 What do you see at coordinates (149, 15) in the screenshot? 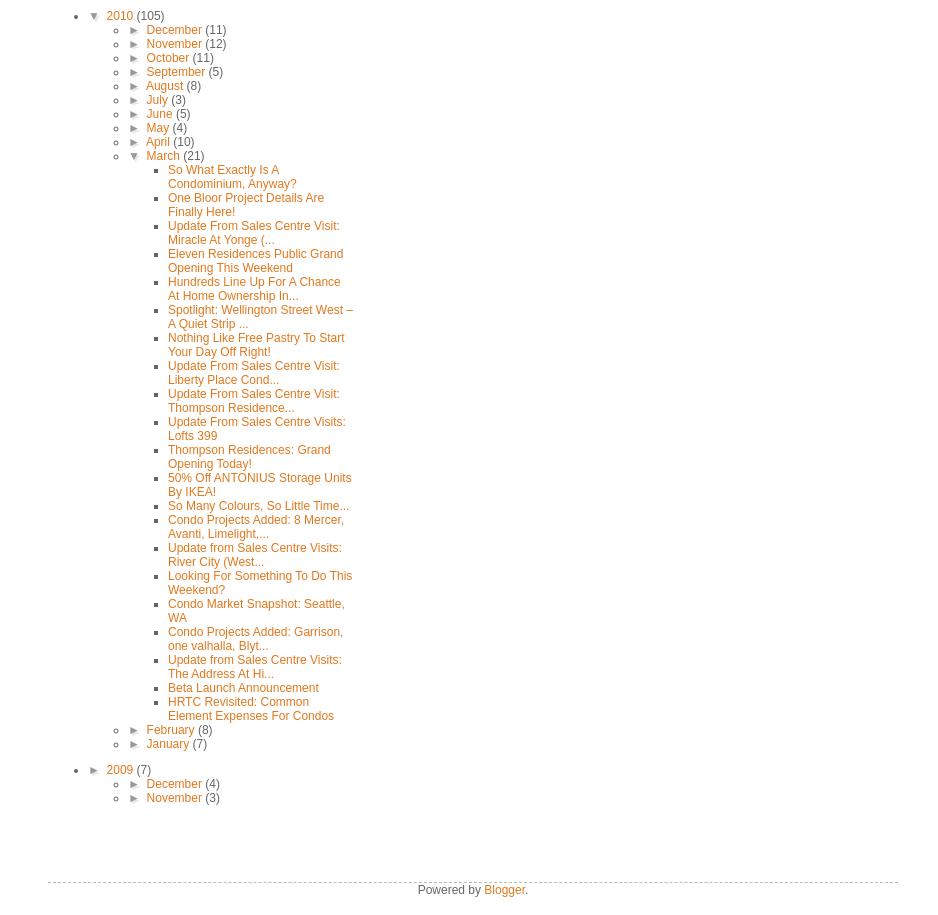
I see `'(105)'` at bounding box center [149, 15].